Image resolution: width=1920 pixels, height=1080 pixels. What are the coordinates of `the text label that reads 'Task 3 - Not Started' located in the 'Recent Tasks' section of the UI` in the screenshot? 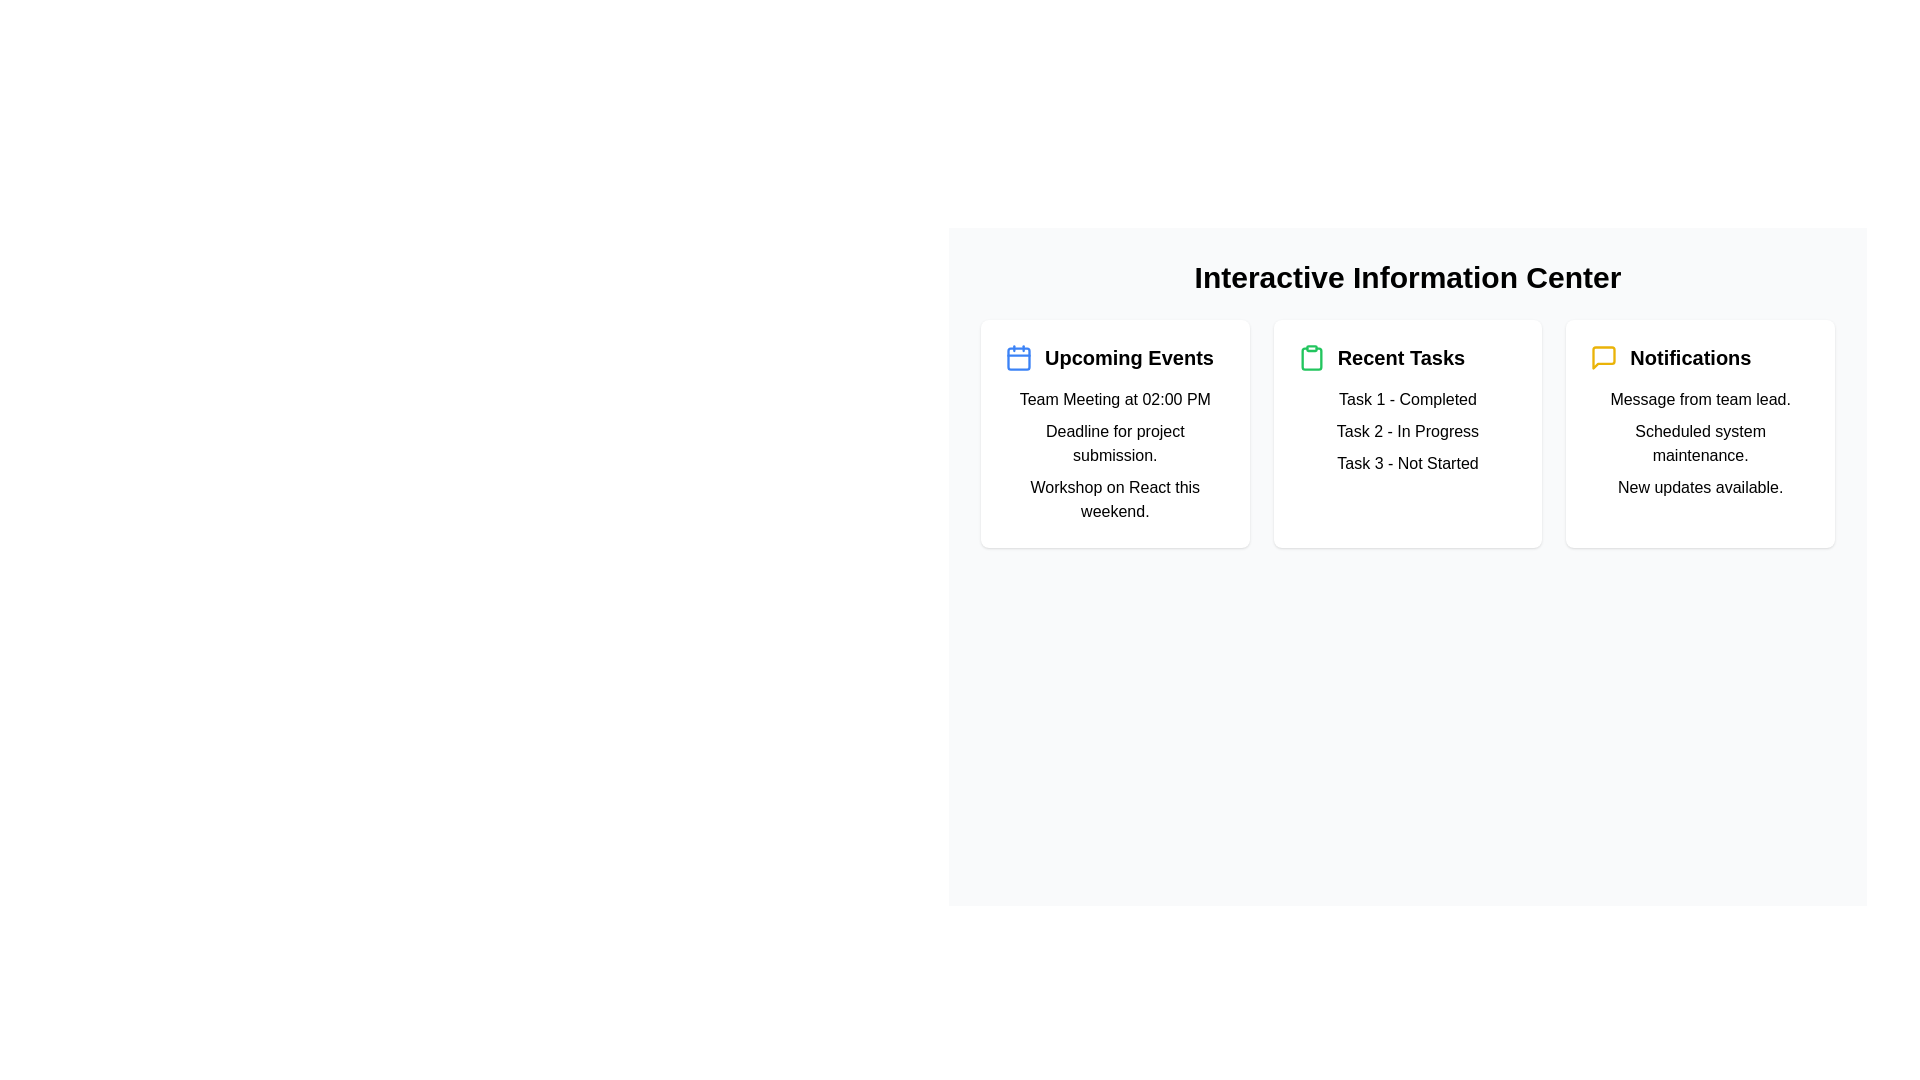 It's located at (1406, 463).